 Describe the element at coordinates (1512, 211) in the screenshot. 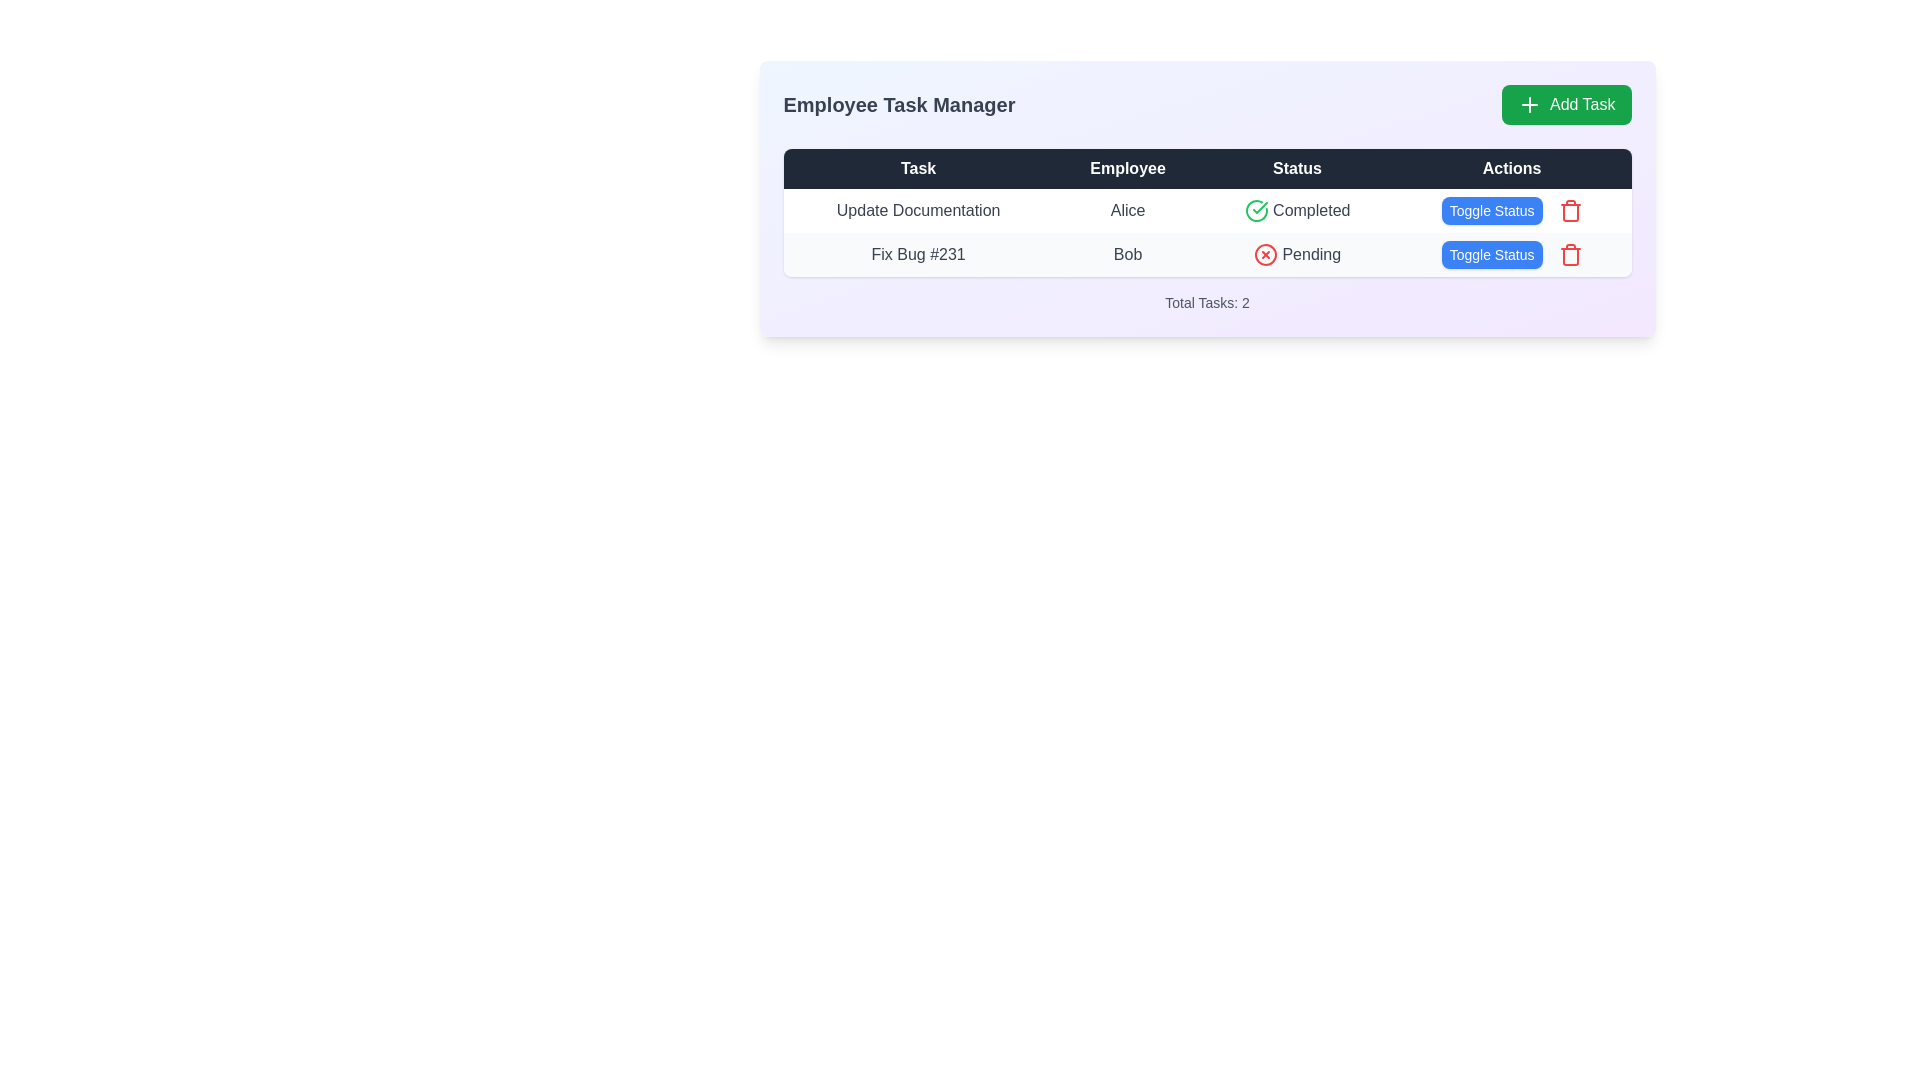

I see `the 'Toggle Status' button, which has a blue background and white text` at that location.